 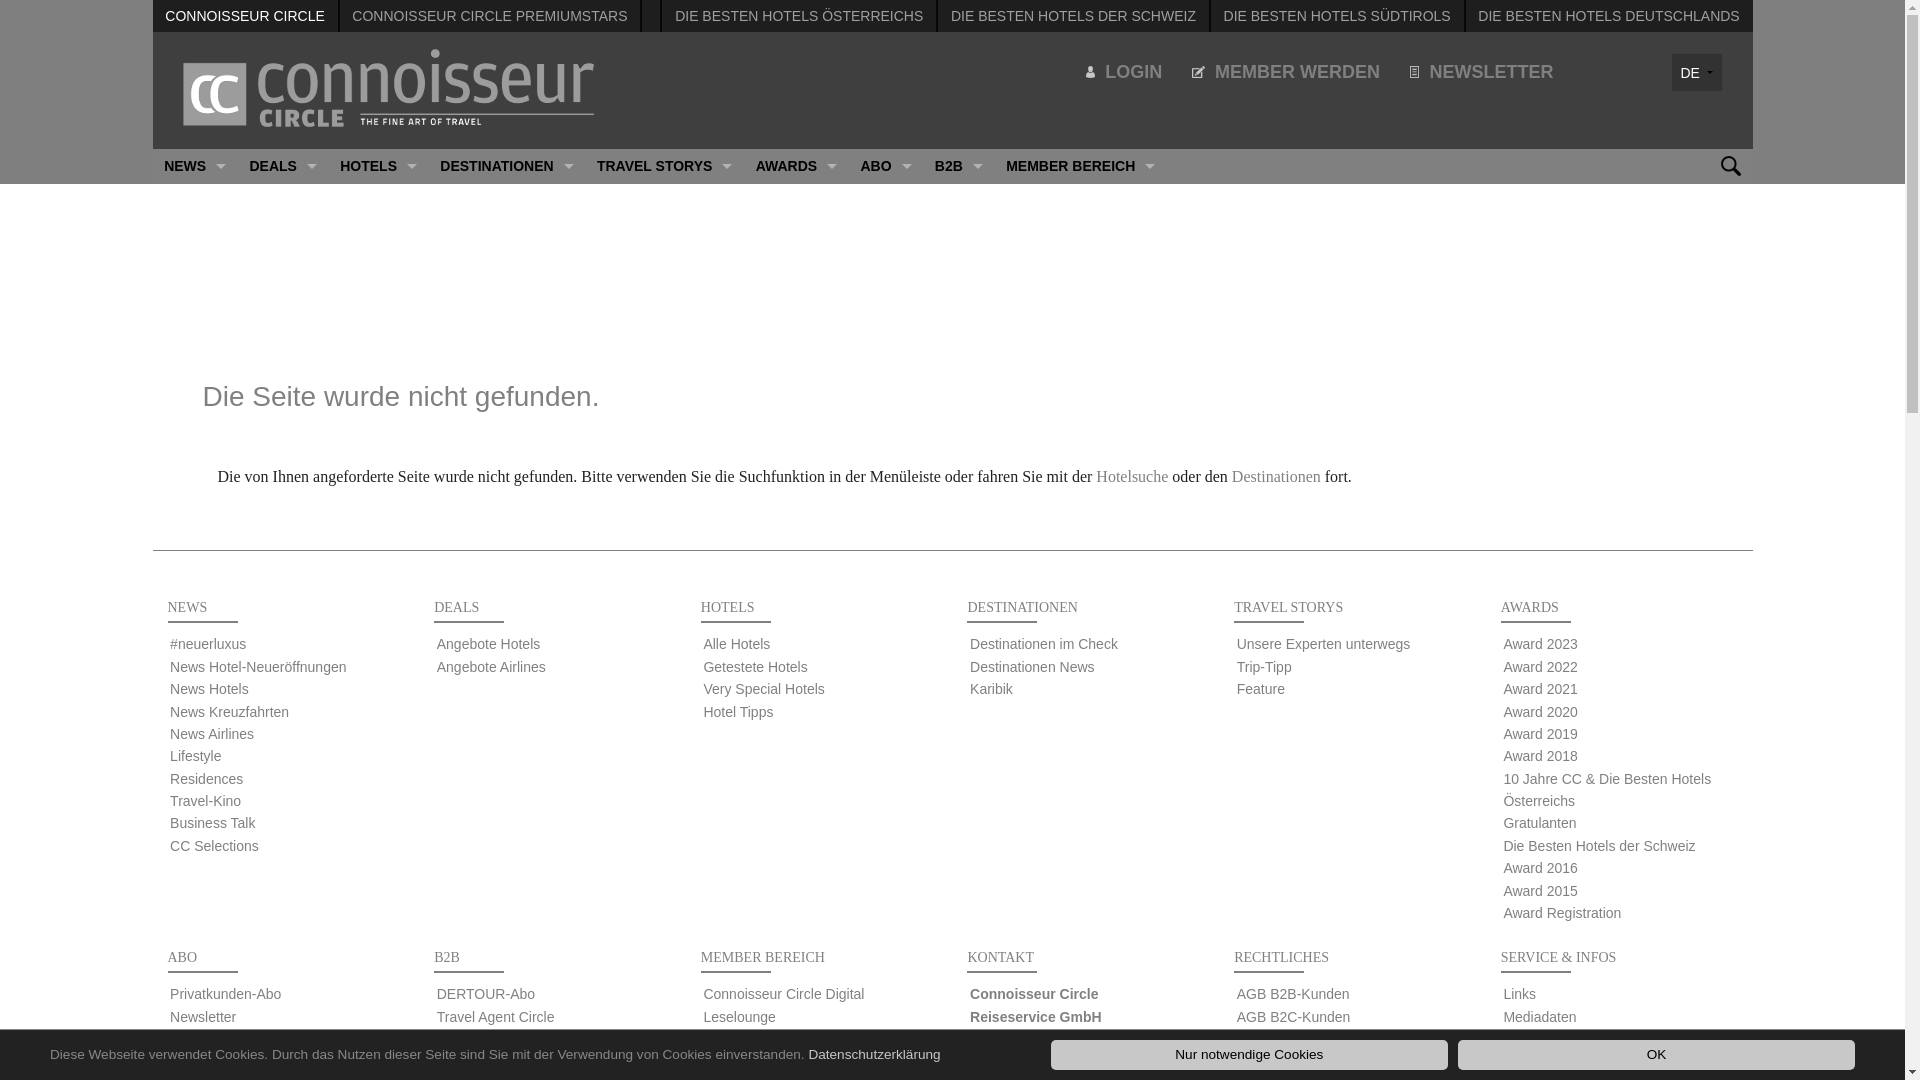 What do you see at coordinates (485, 994) in the screenshot?
I see `'DERTOUR-Abo'` at bounding box center [485, 994].